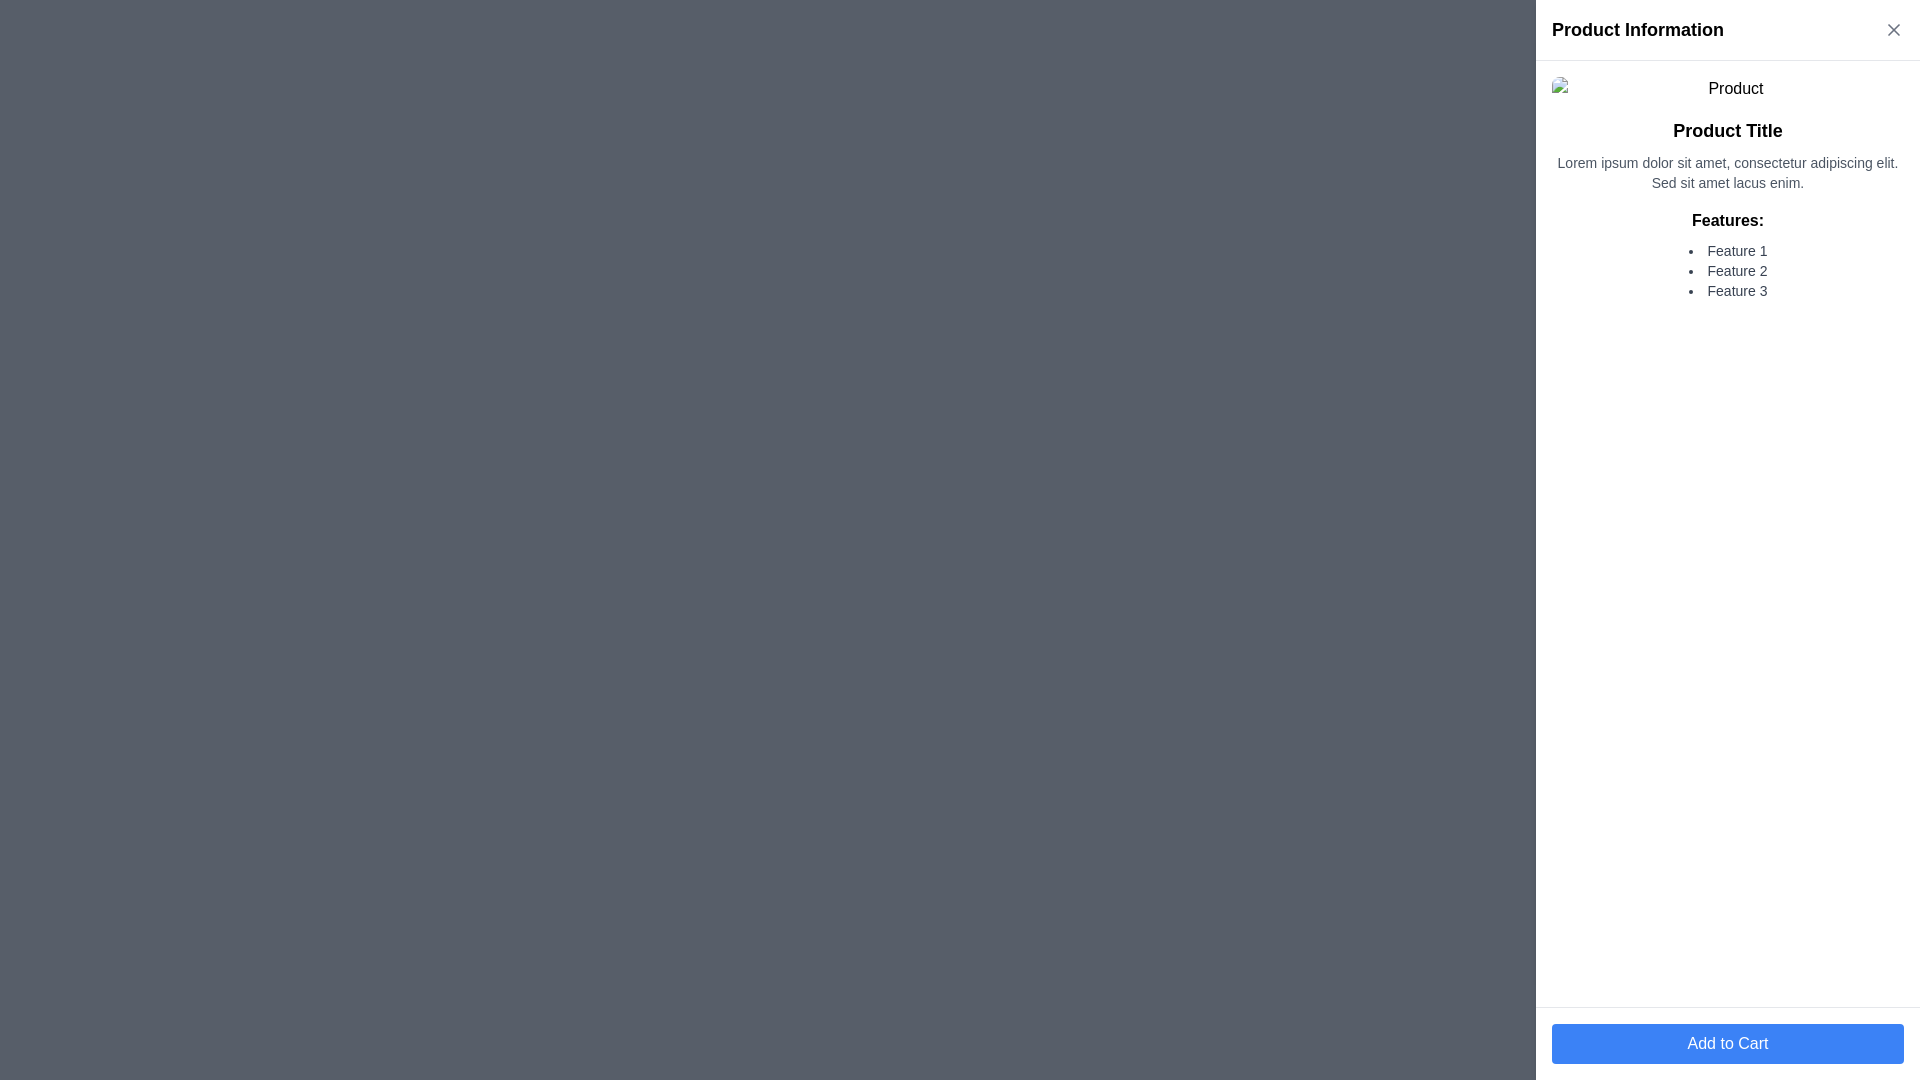 The height and width of the screenshot is (1080, 1920). I want to click on the text element displaying 'Feature 1', which is the first item in a bulleted list under the section labeled 'Features:', so click(1727, 249).